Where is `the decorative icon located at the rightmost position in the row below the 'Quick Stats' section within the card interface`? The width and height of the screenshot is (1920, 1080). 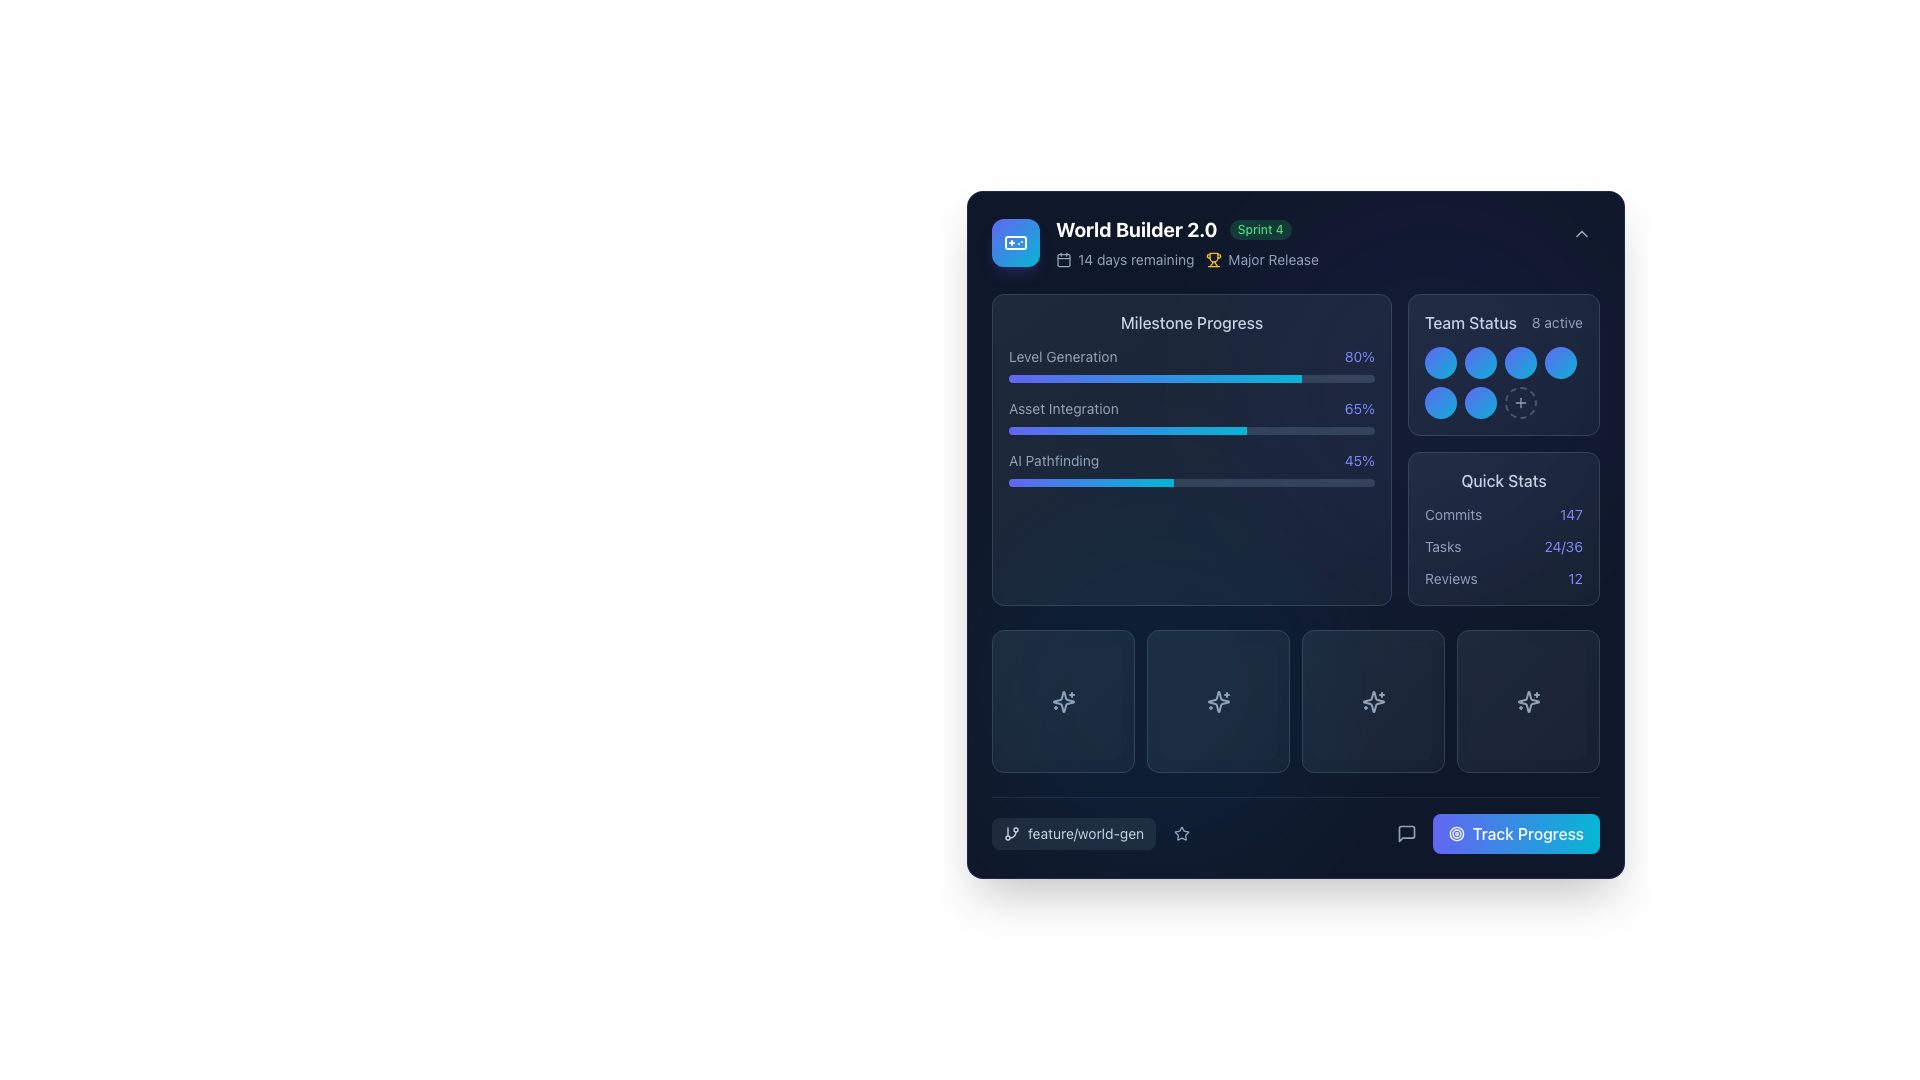 the decorative icon located at the rightmost position in the row below the 'Quick Stats' section within the card interface is located at coordinates (1527, 700).